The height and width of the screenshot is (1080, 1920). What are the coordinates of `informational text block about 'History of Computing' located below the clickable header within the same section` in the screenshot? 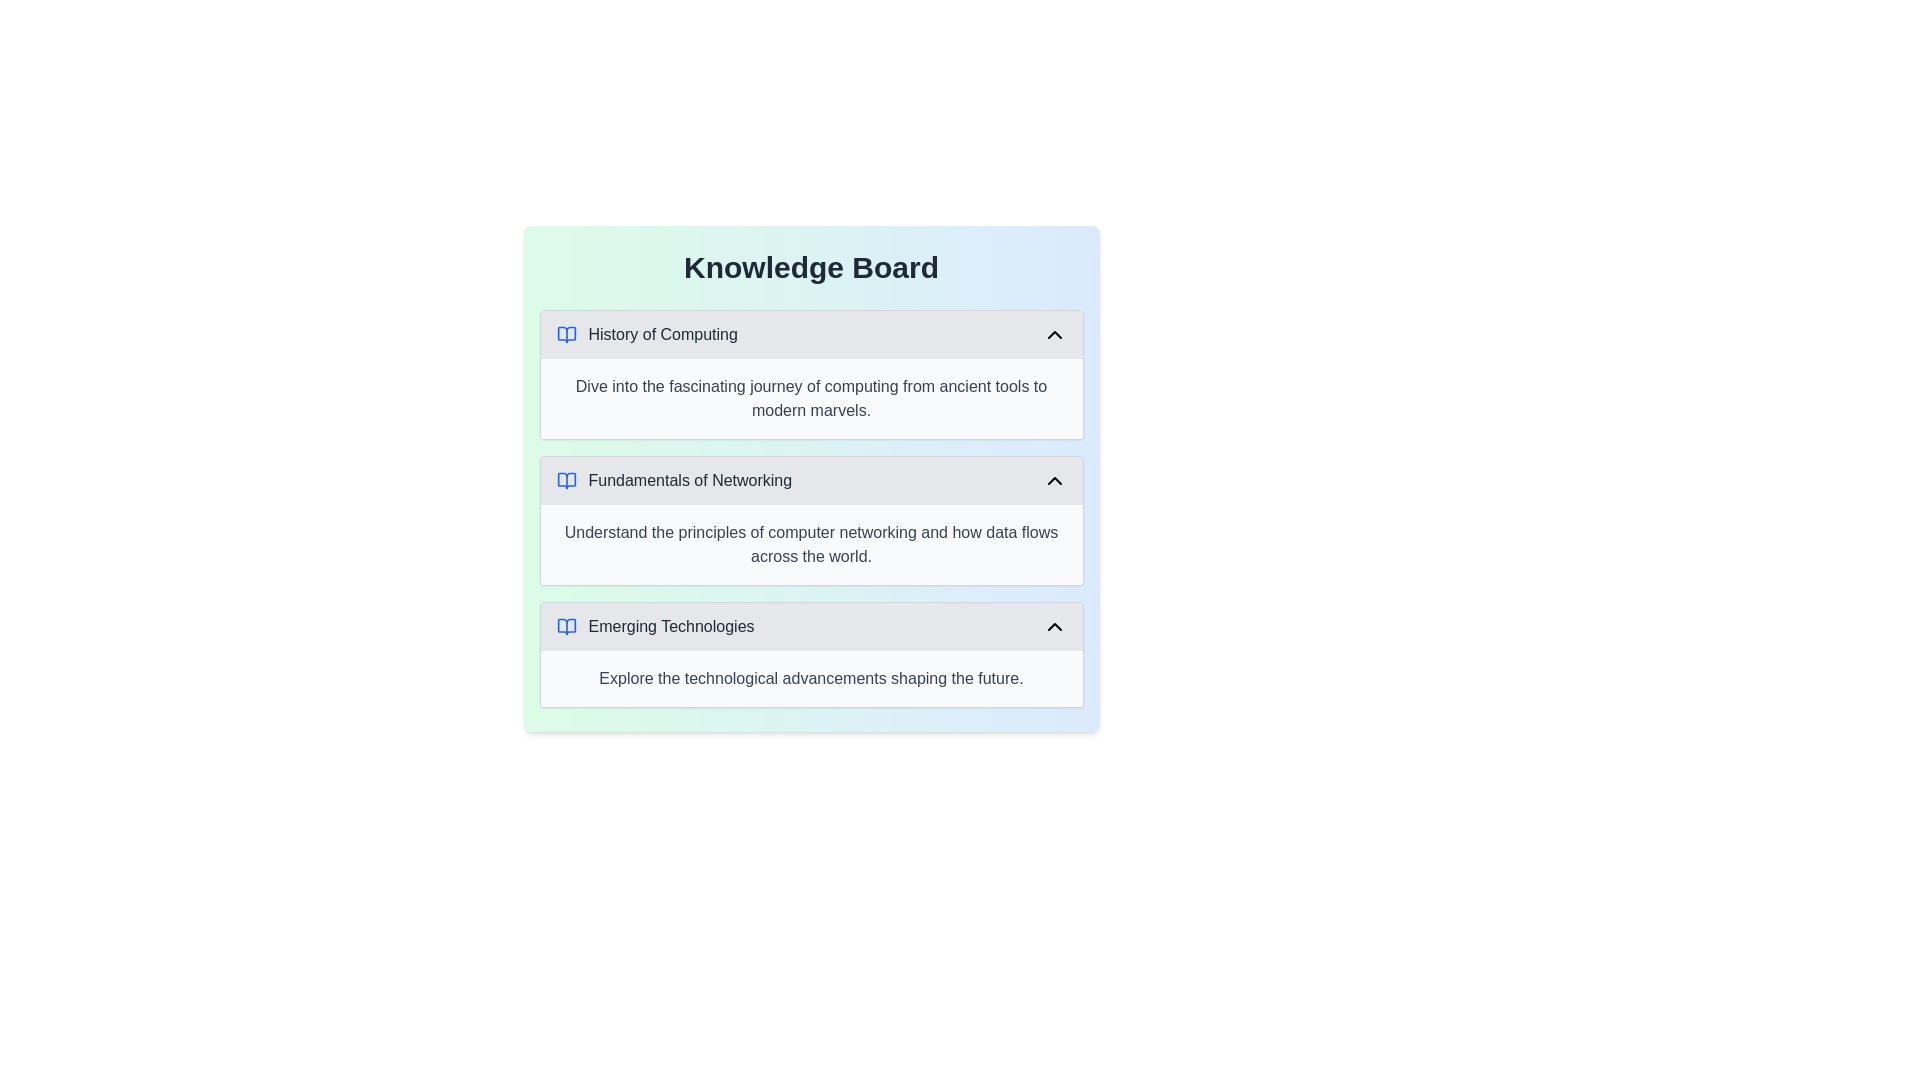 It's located at (811, 398).